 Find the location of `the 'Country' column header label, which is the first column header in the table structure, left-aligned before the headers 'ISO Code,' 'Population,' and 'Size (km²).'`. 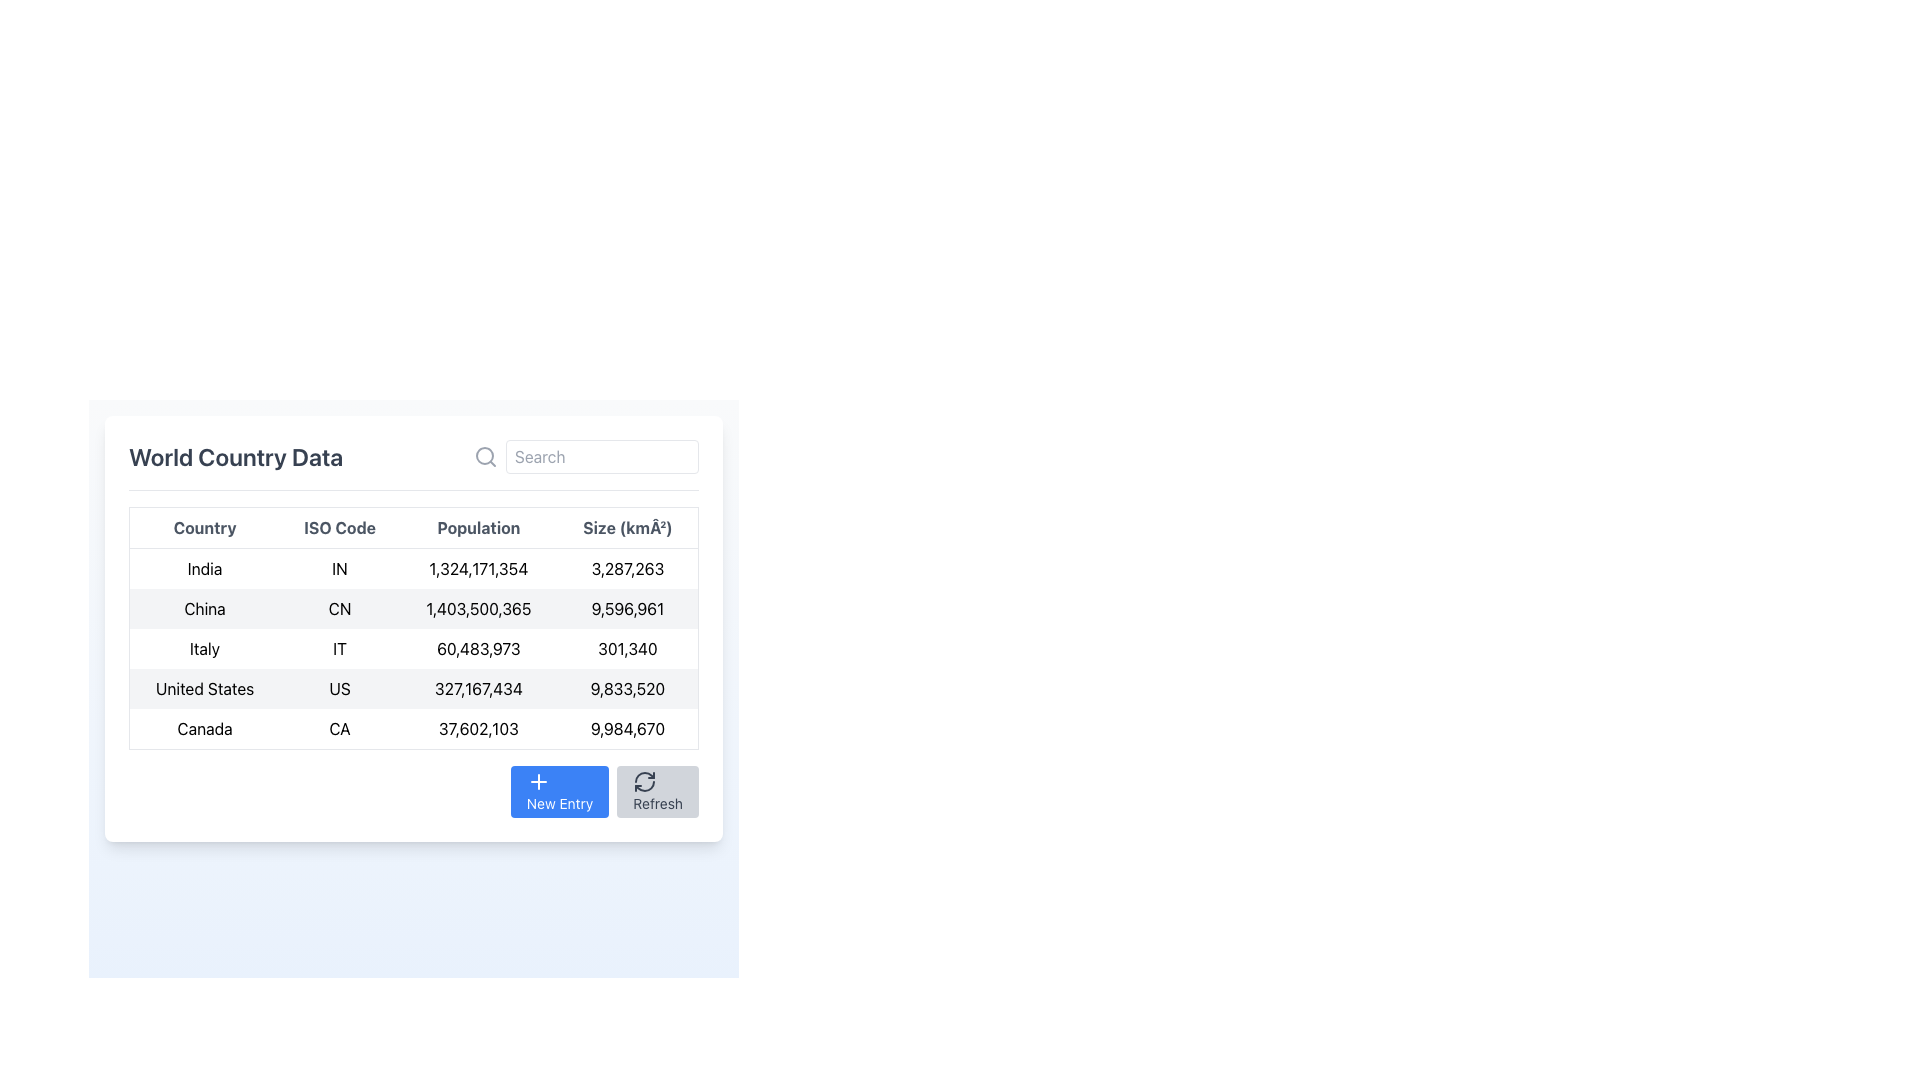

the 'Country' column header label, which is the first column header in the table structure, left-aligned before the headers 'ISO Code,' 'Population,' and 'Size (km²).' is located at coordinates (204, 527).